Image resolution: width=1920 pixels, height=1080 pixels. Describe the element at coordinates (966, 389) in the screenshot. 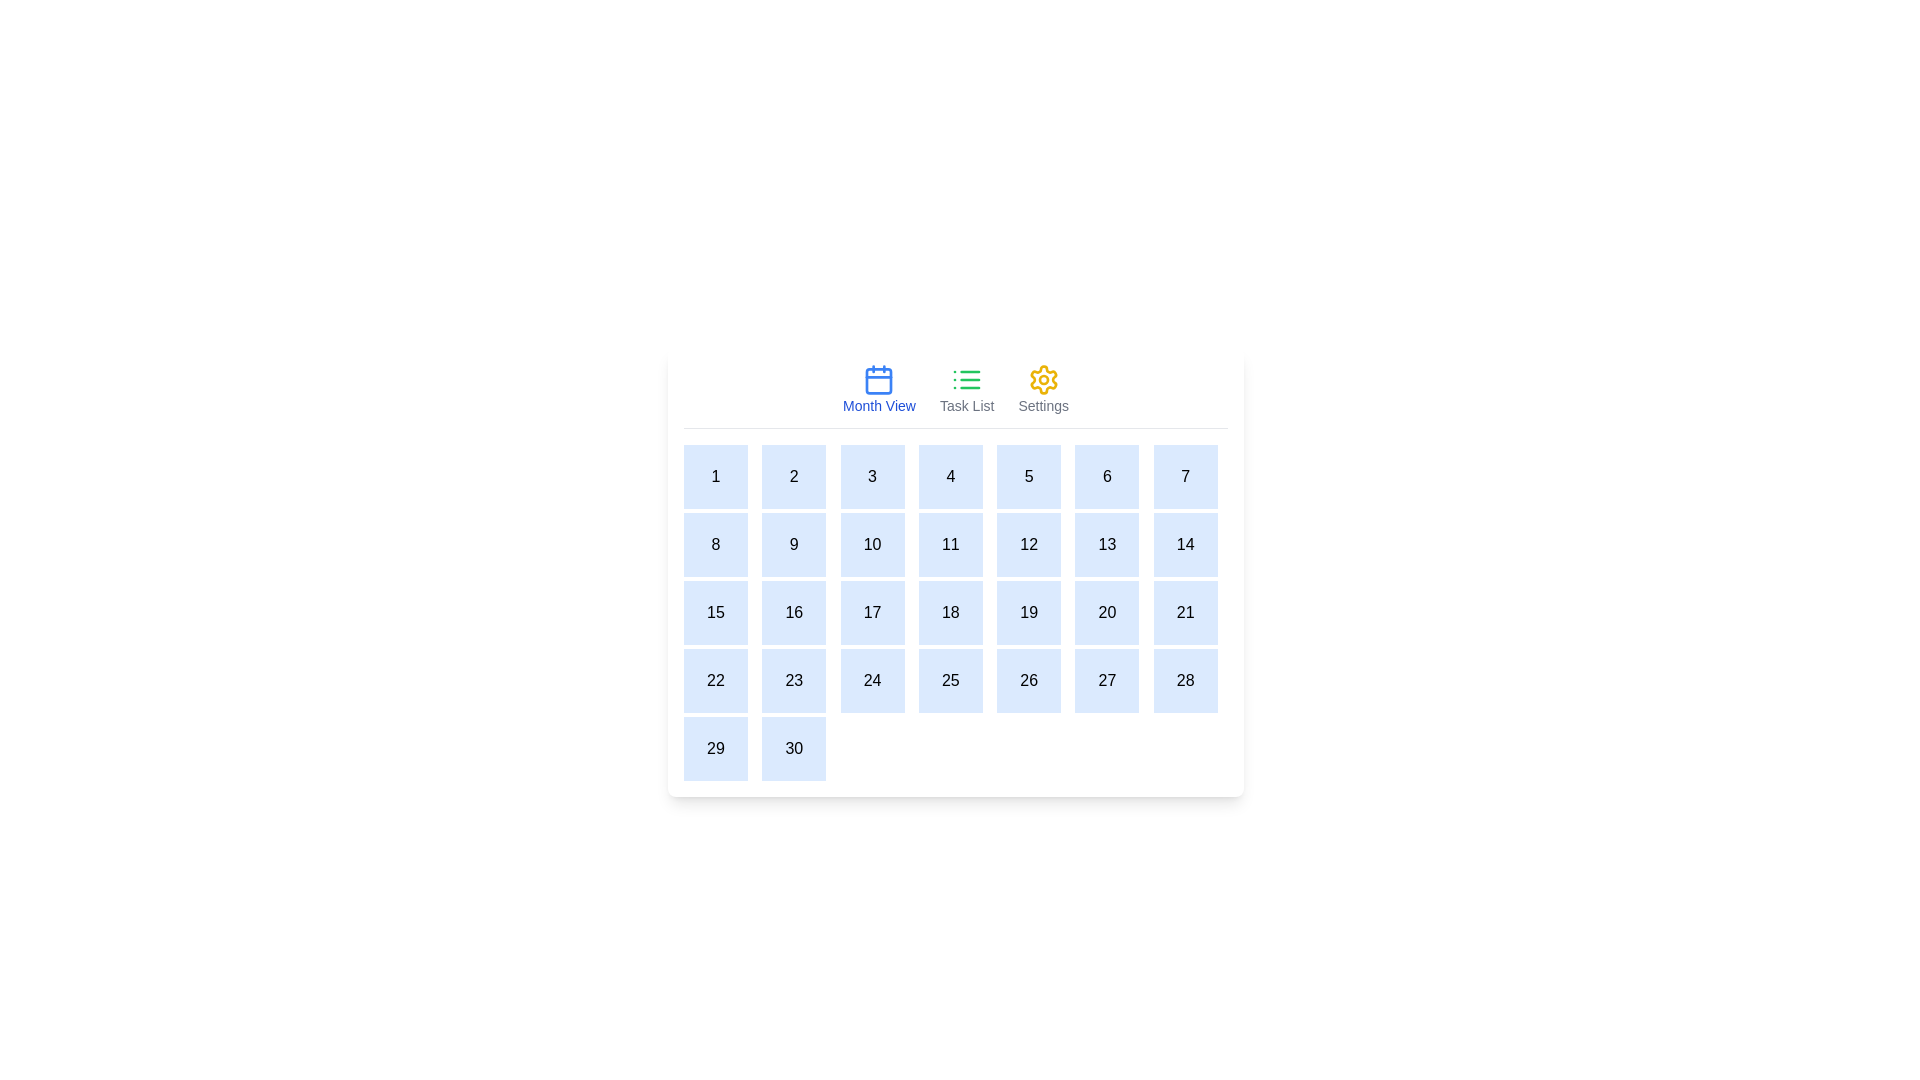

I see `the 'Task List' tab to switch to the task list view` at that location.